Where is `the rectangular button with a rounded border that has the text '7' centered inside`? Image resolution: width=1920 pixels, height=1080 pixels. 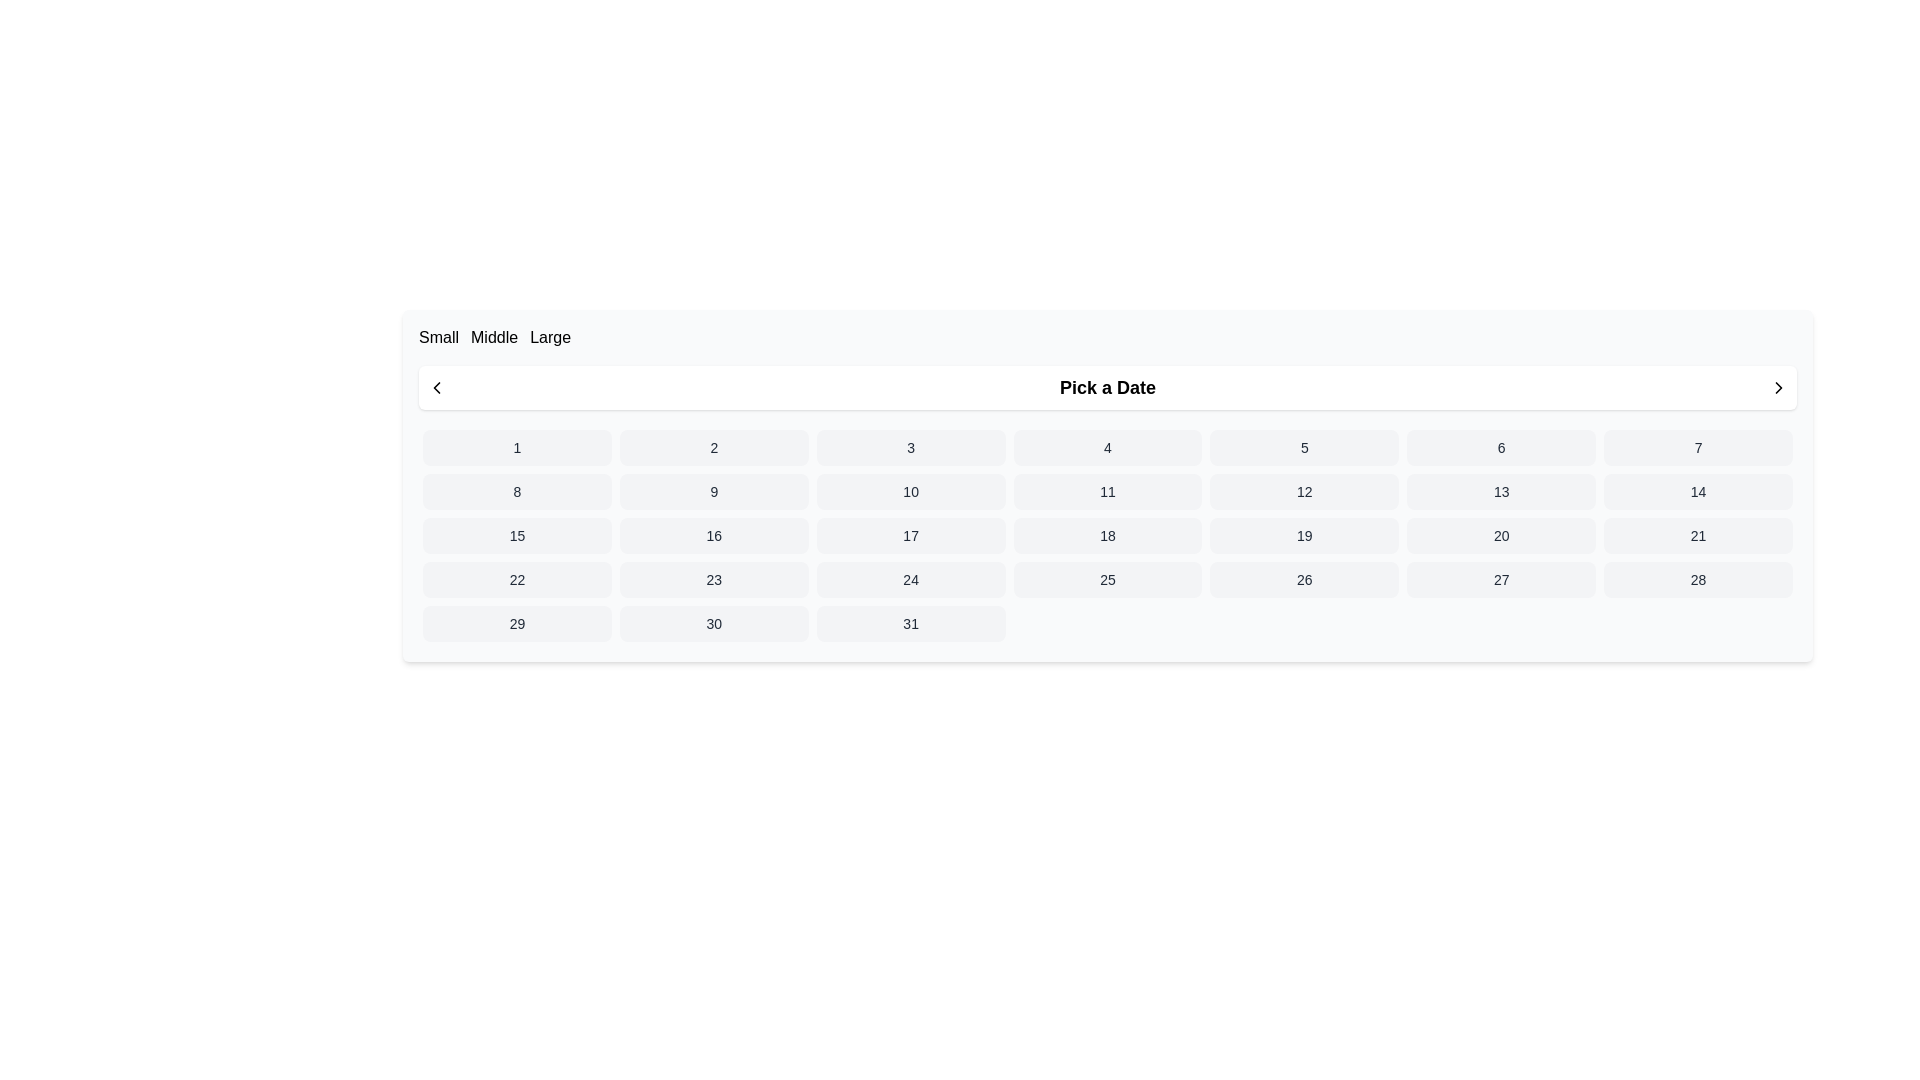
the rectangular button with a rounded border that has the text '7' centered inside is located at coordinates (1697, 446).